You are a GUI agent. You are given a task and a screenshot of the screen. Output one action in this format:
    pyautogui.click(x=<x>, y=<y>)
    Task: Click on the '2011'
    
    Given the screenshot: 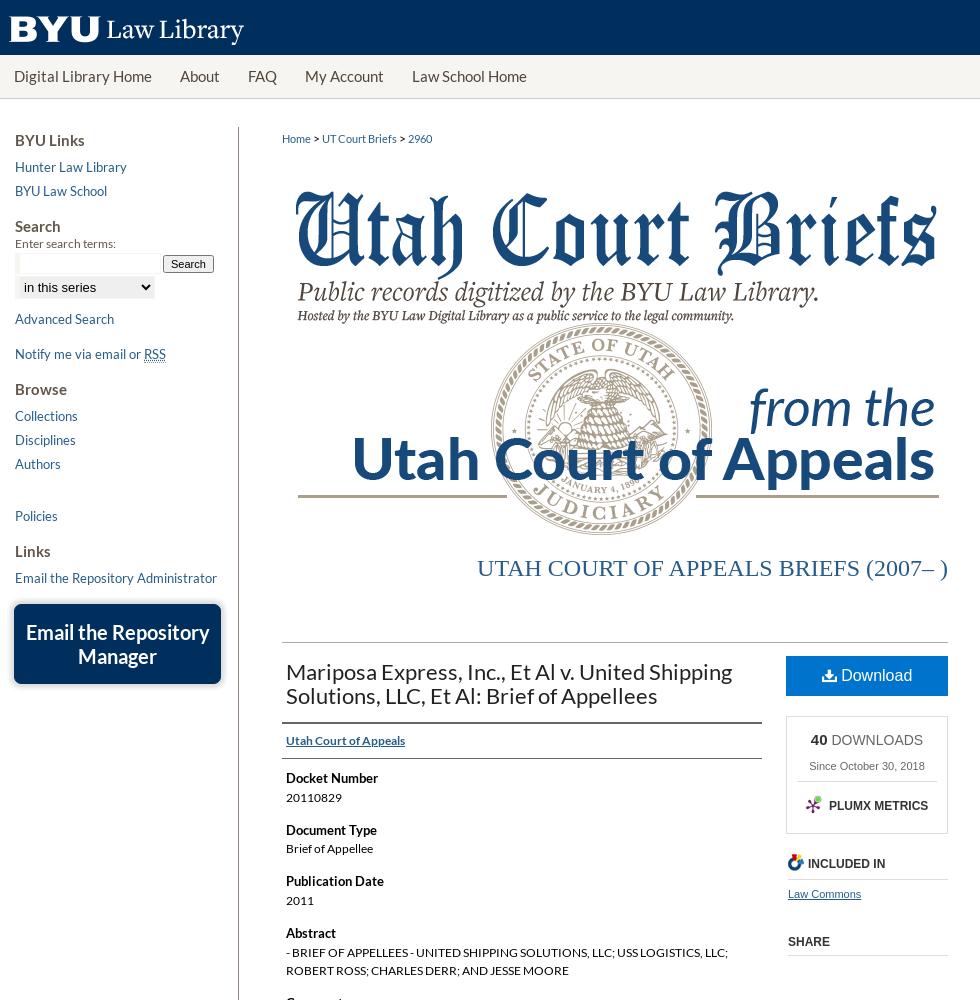 What is the action you would take?
    pyautogui.click(x=299, y=900)
    